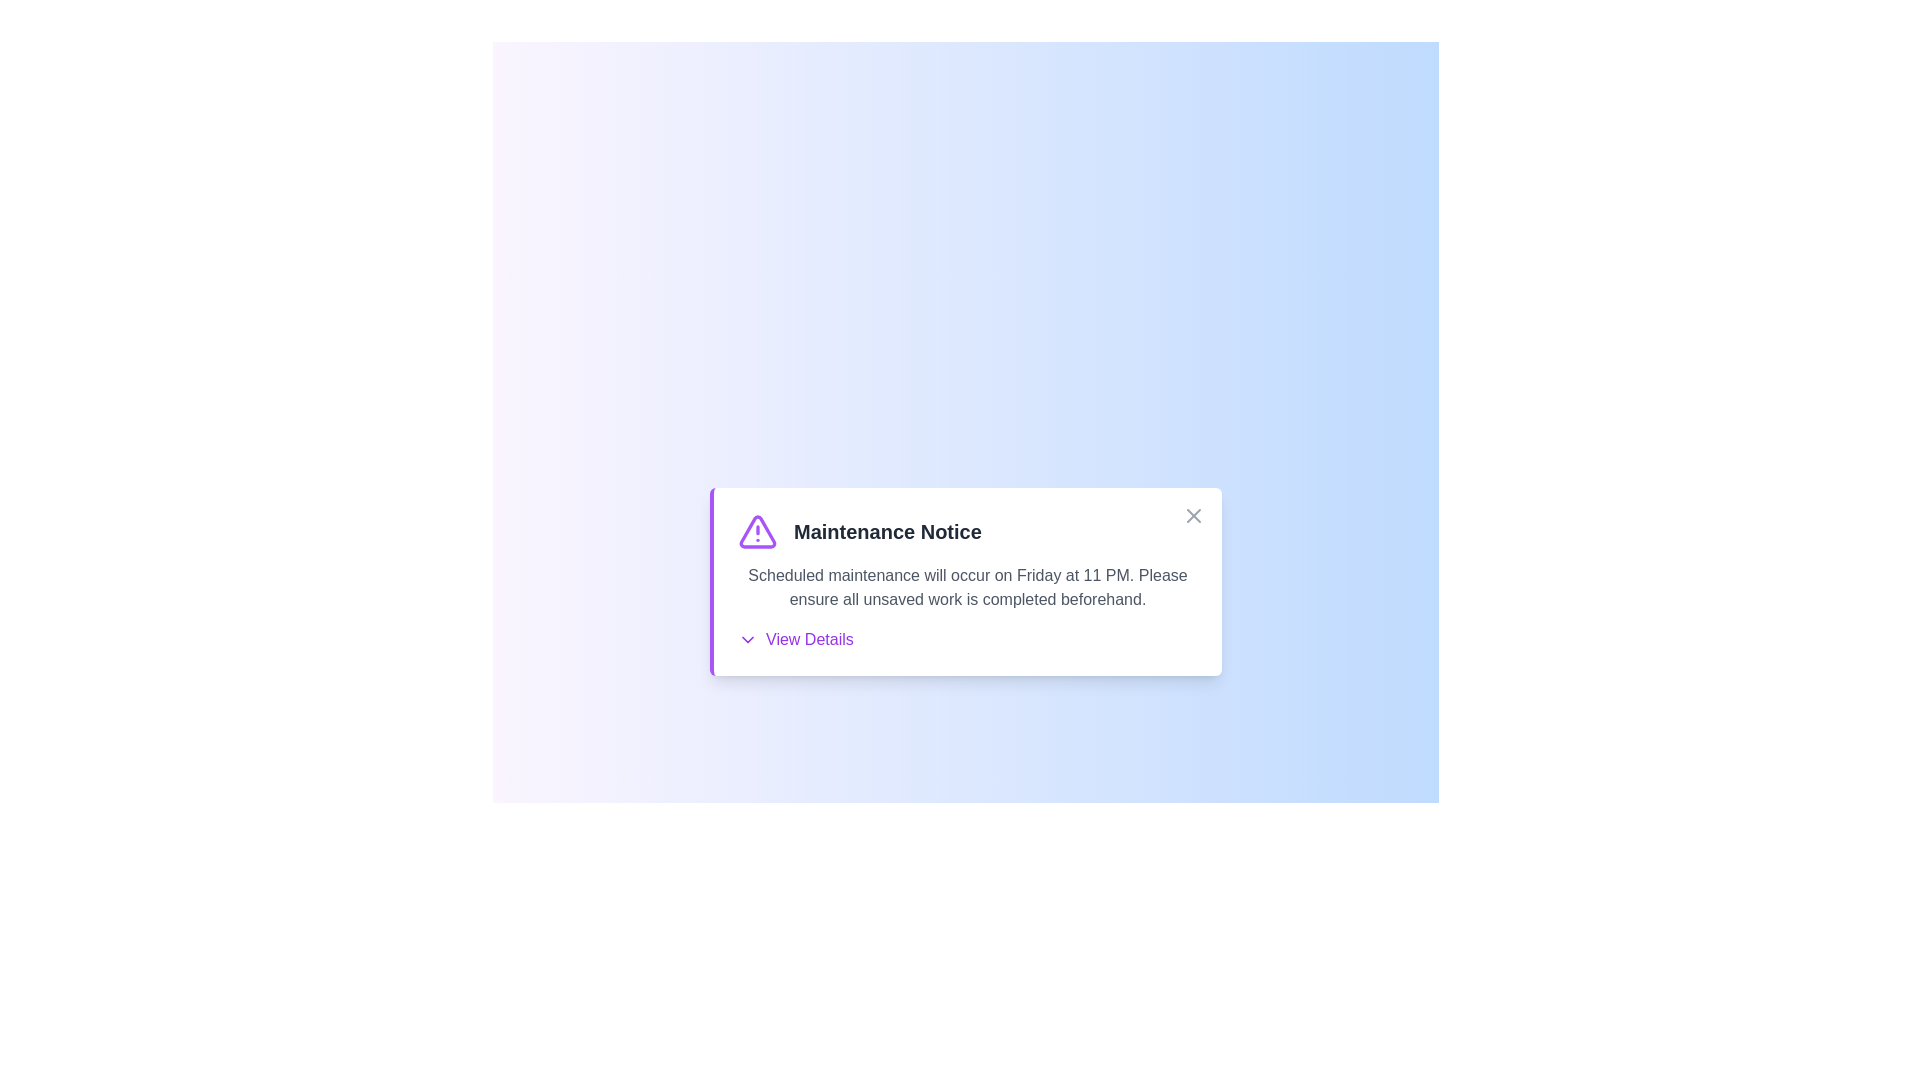  Describe the element at coordinates (794, 640) in the screenshot. I see `the 'View Details' button to toggle the details section` at that location.